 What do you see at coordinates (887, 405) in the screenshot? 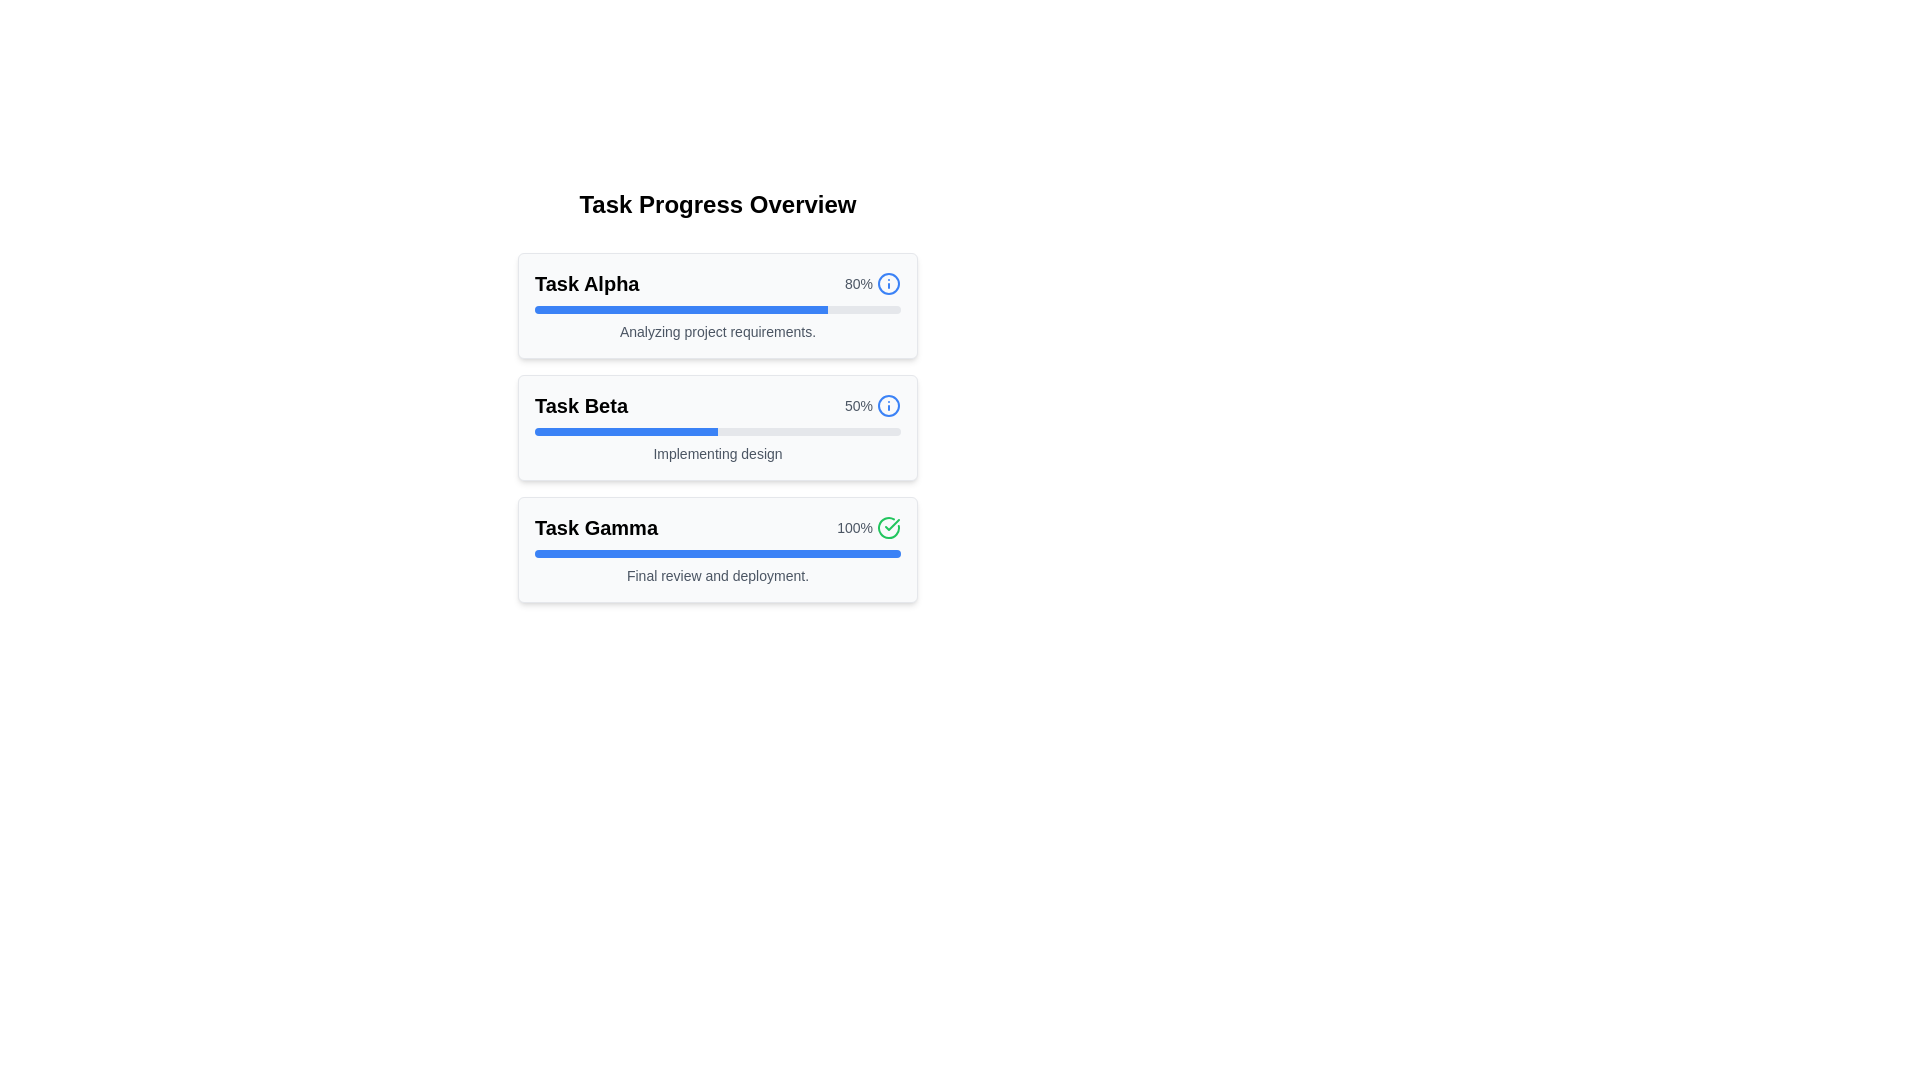
I see `the circular icon with a blue border and a white background, which contains a central blue dot, located in the top-right corner of the 'Task Beta' panel` at bounding box center [887, 405].